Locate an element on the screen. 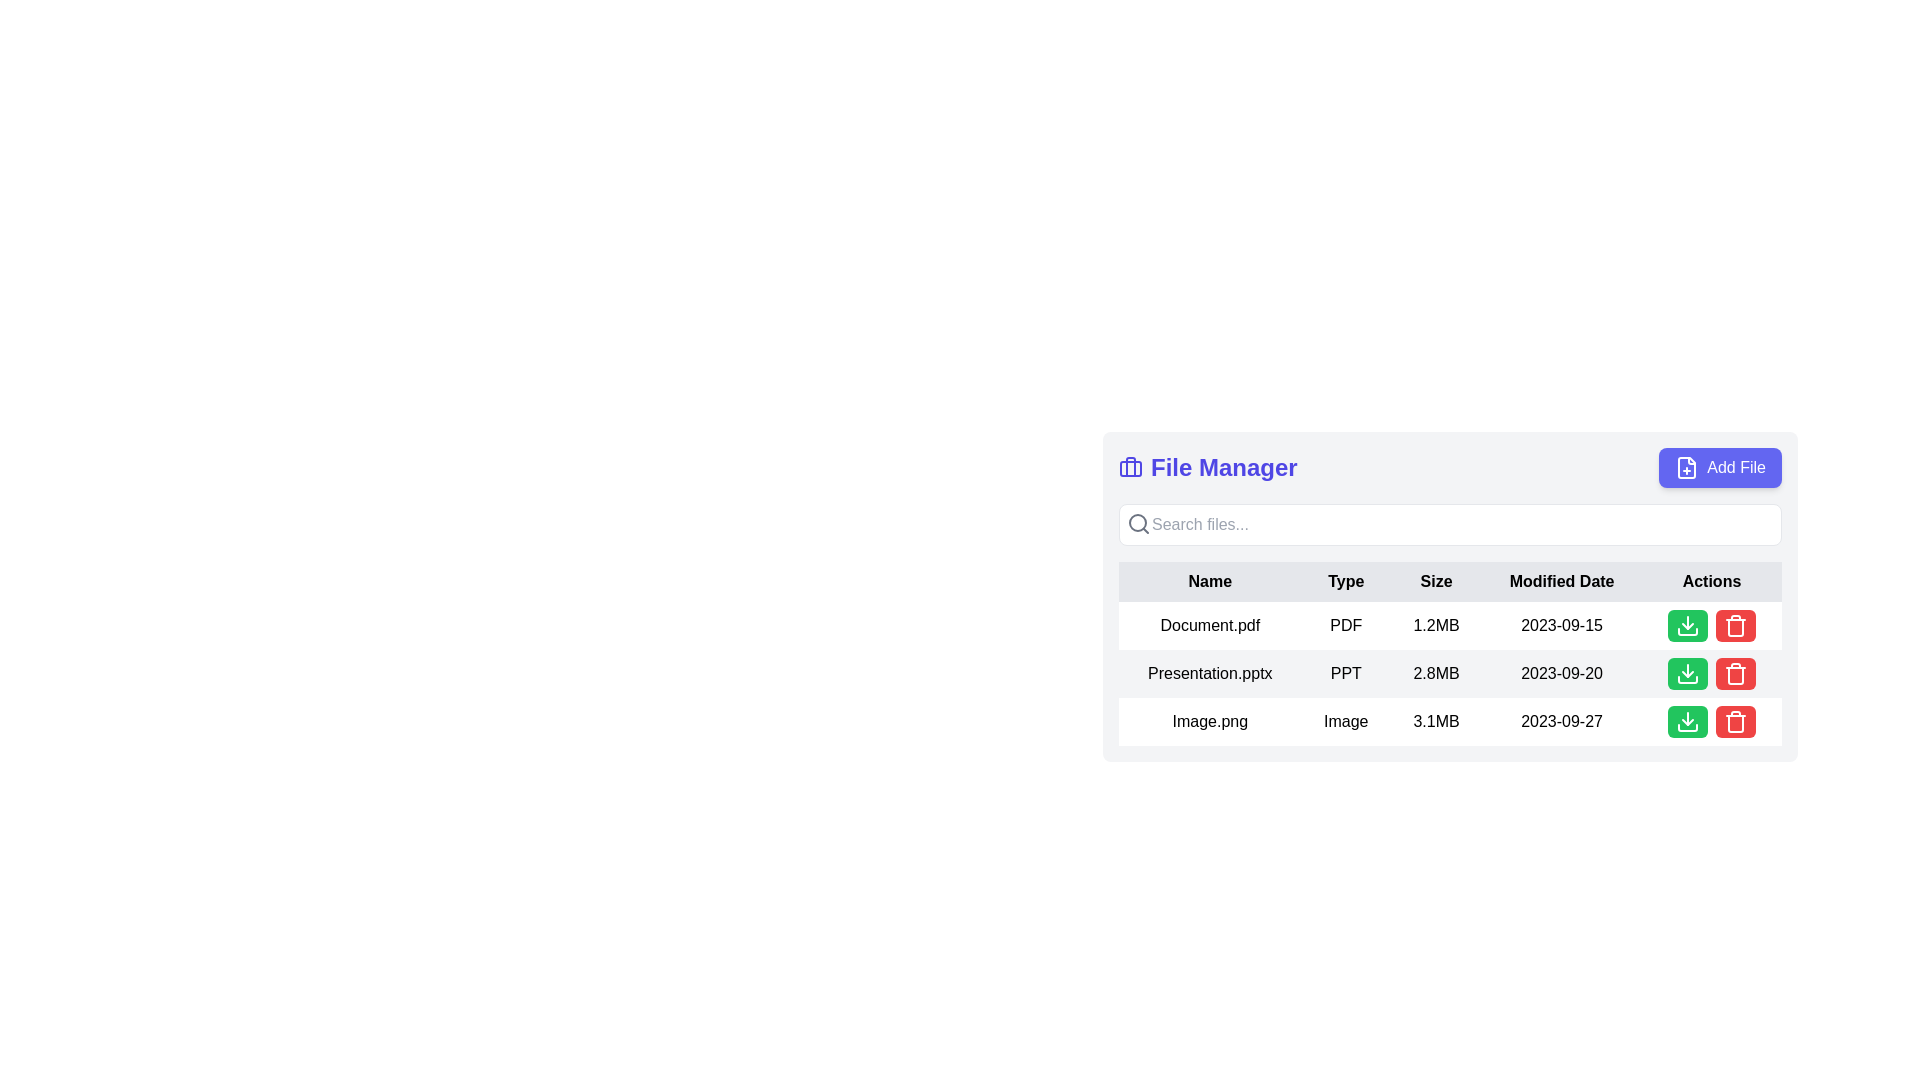 The image size is (1920, 1080). the button with a trash icon, characterized by a red background and located is located at coordinates (1735, 721).